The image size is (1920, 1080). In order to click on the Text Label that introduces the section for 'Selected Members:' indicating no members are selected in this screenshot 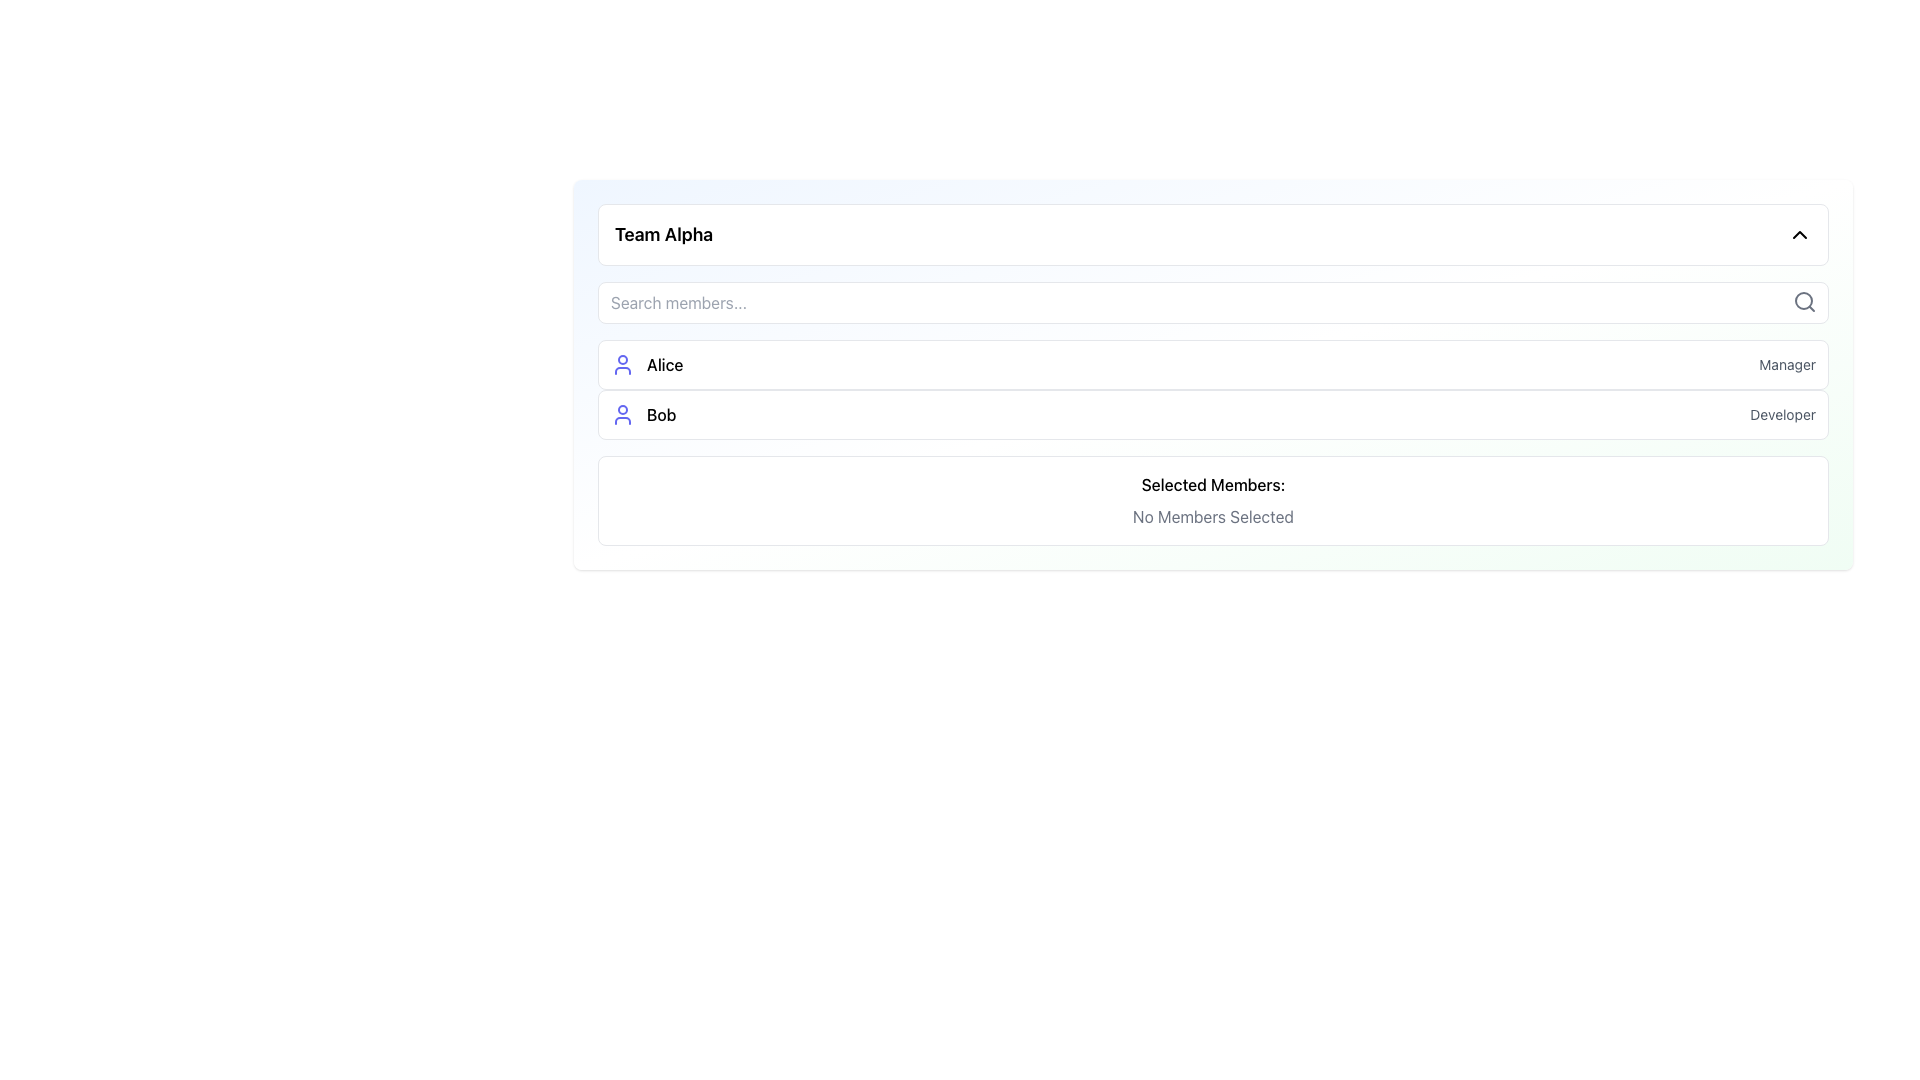, I will do `click(1212, 485)`.